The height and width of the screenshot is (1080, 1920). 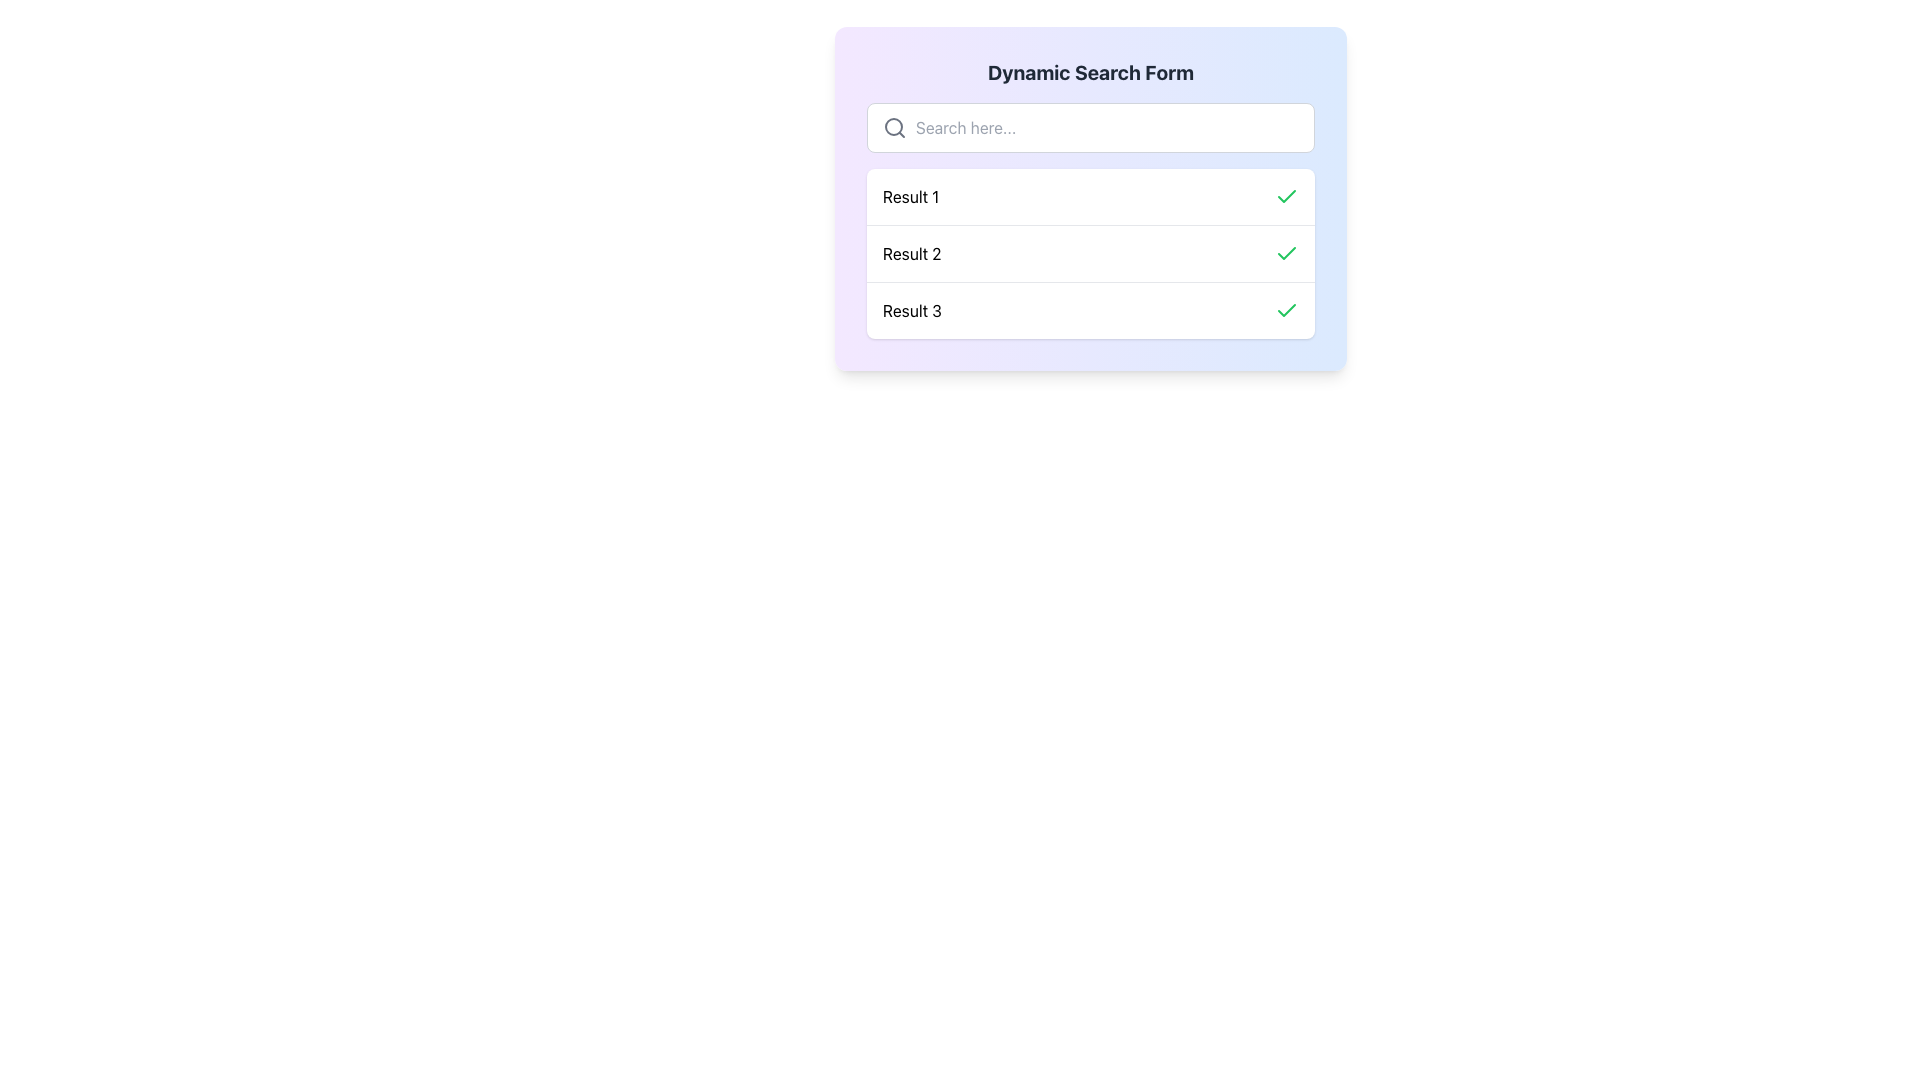 I want to click on the green checkmark icon located at the far right of the row labeled 'Result 1' to confirm selection, so click(x=1286, y=196).